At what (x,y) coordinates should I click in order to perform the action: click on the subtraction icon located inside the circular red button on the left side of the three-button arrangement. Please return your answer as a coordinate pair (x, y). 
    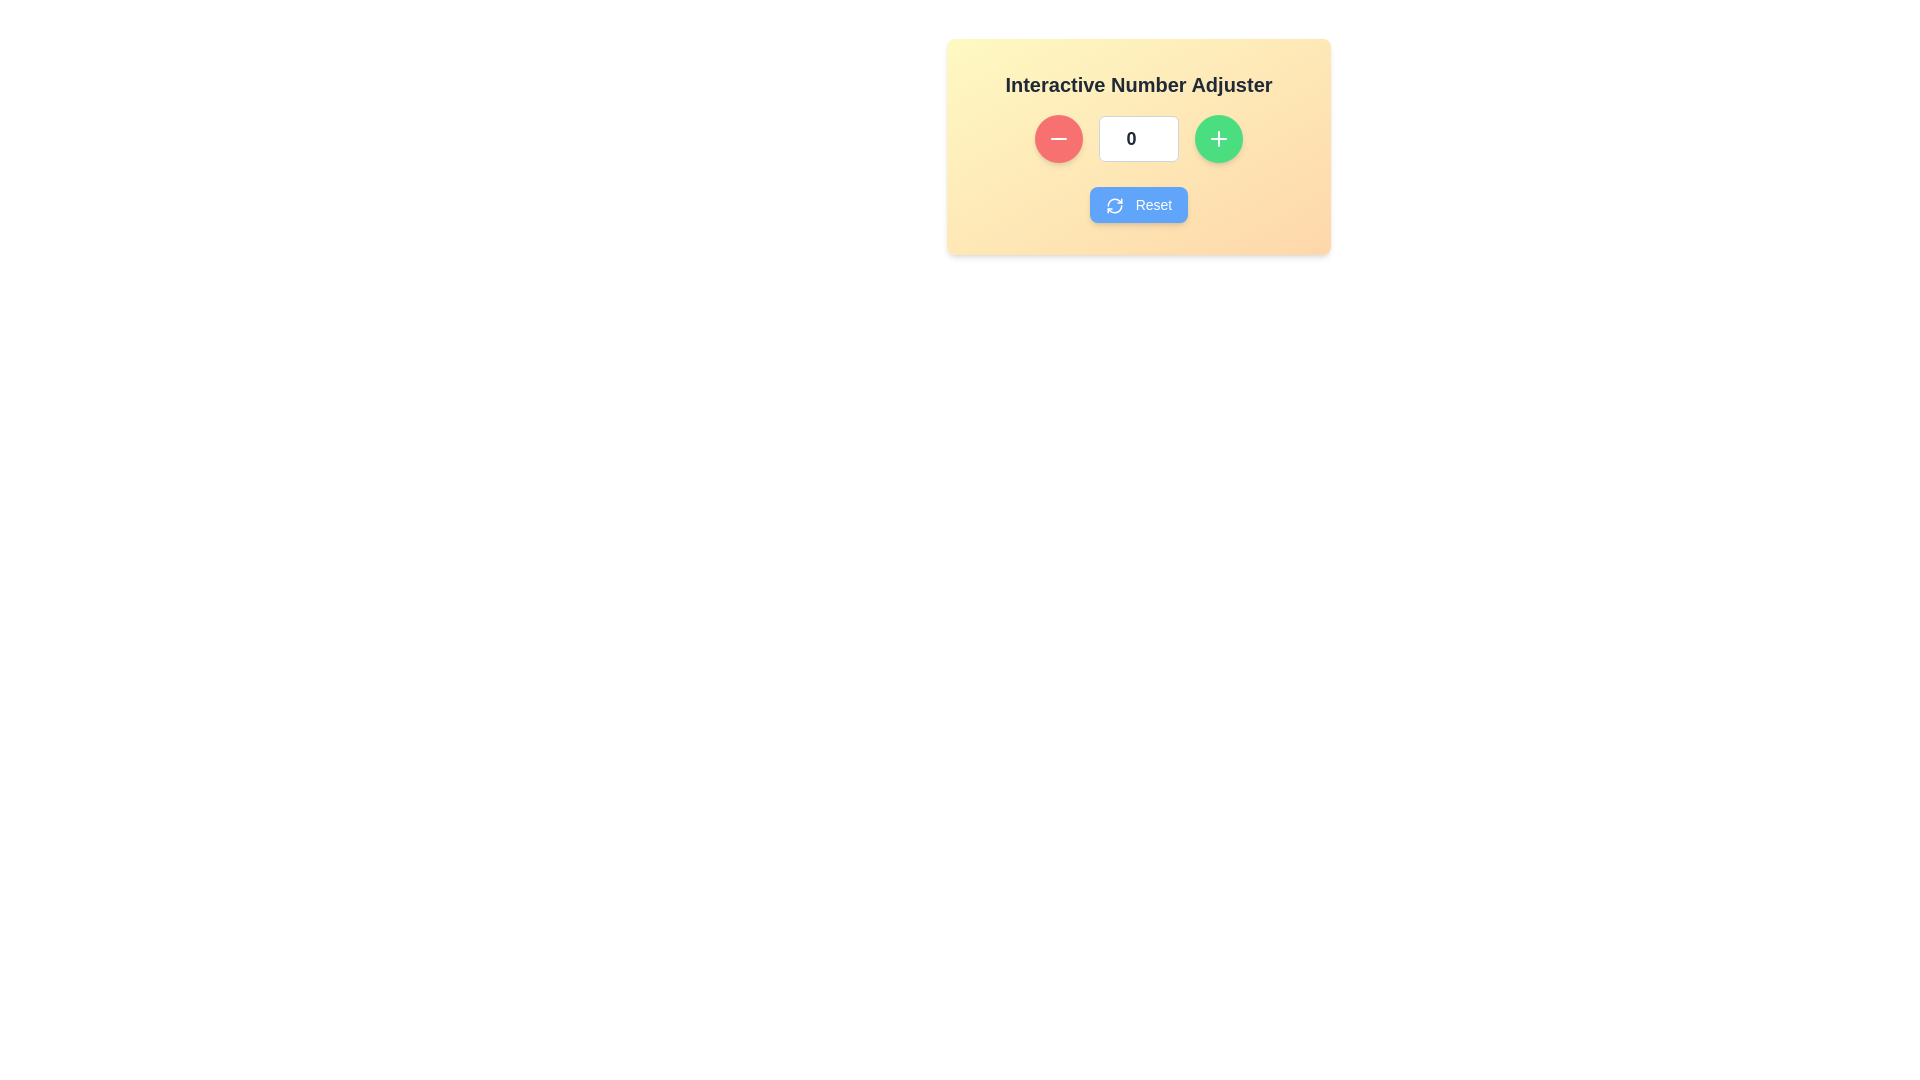
    Looking at the image, I should click on (1058, 137).